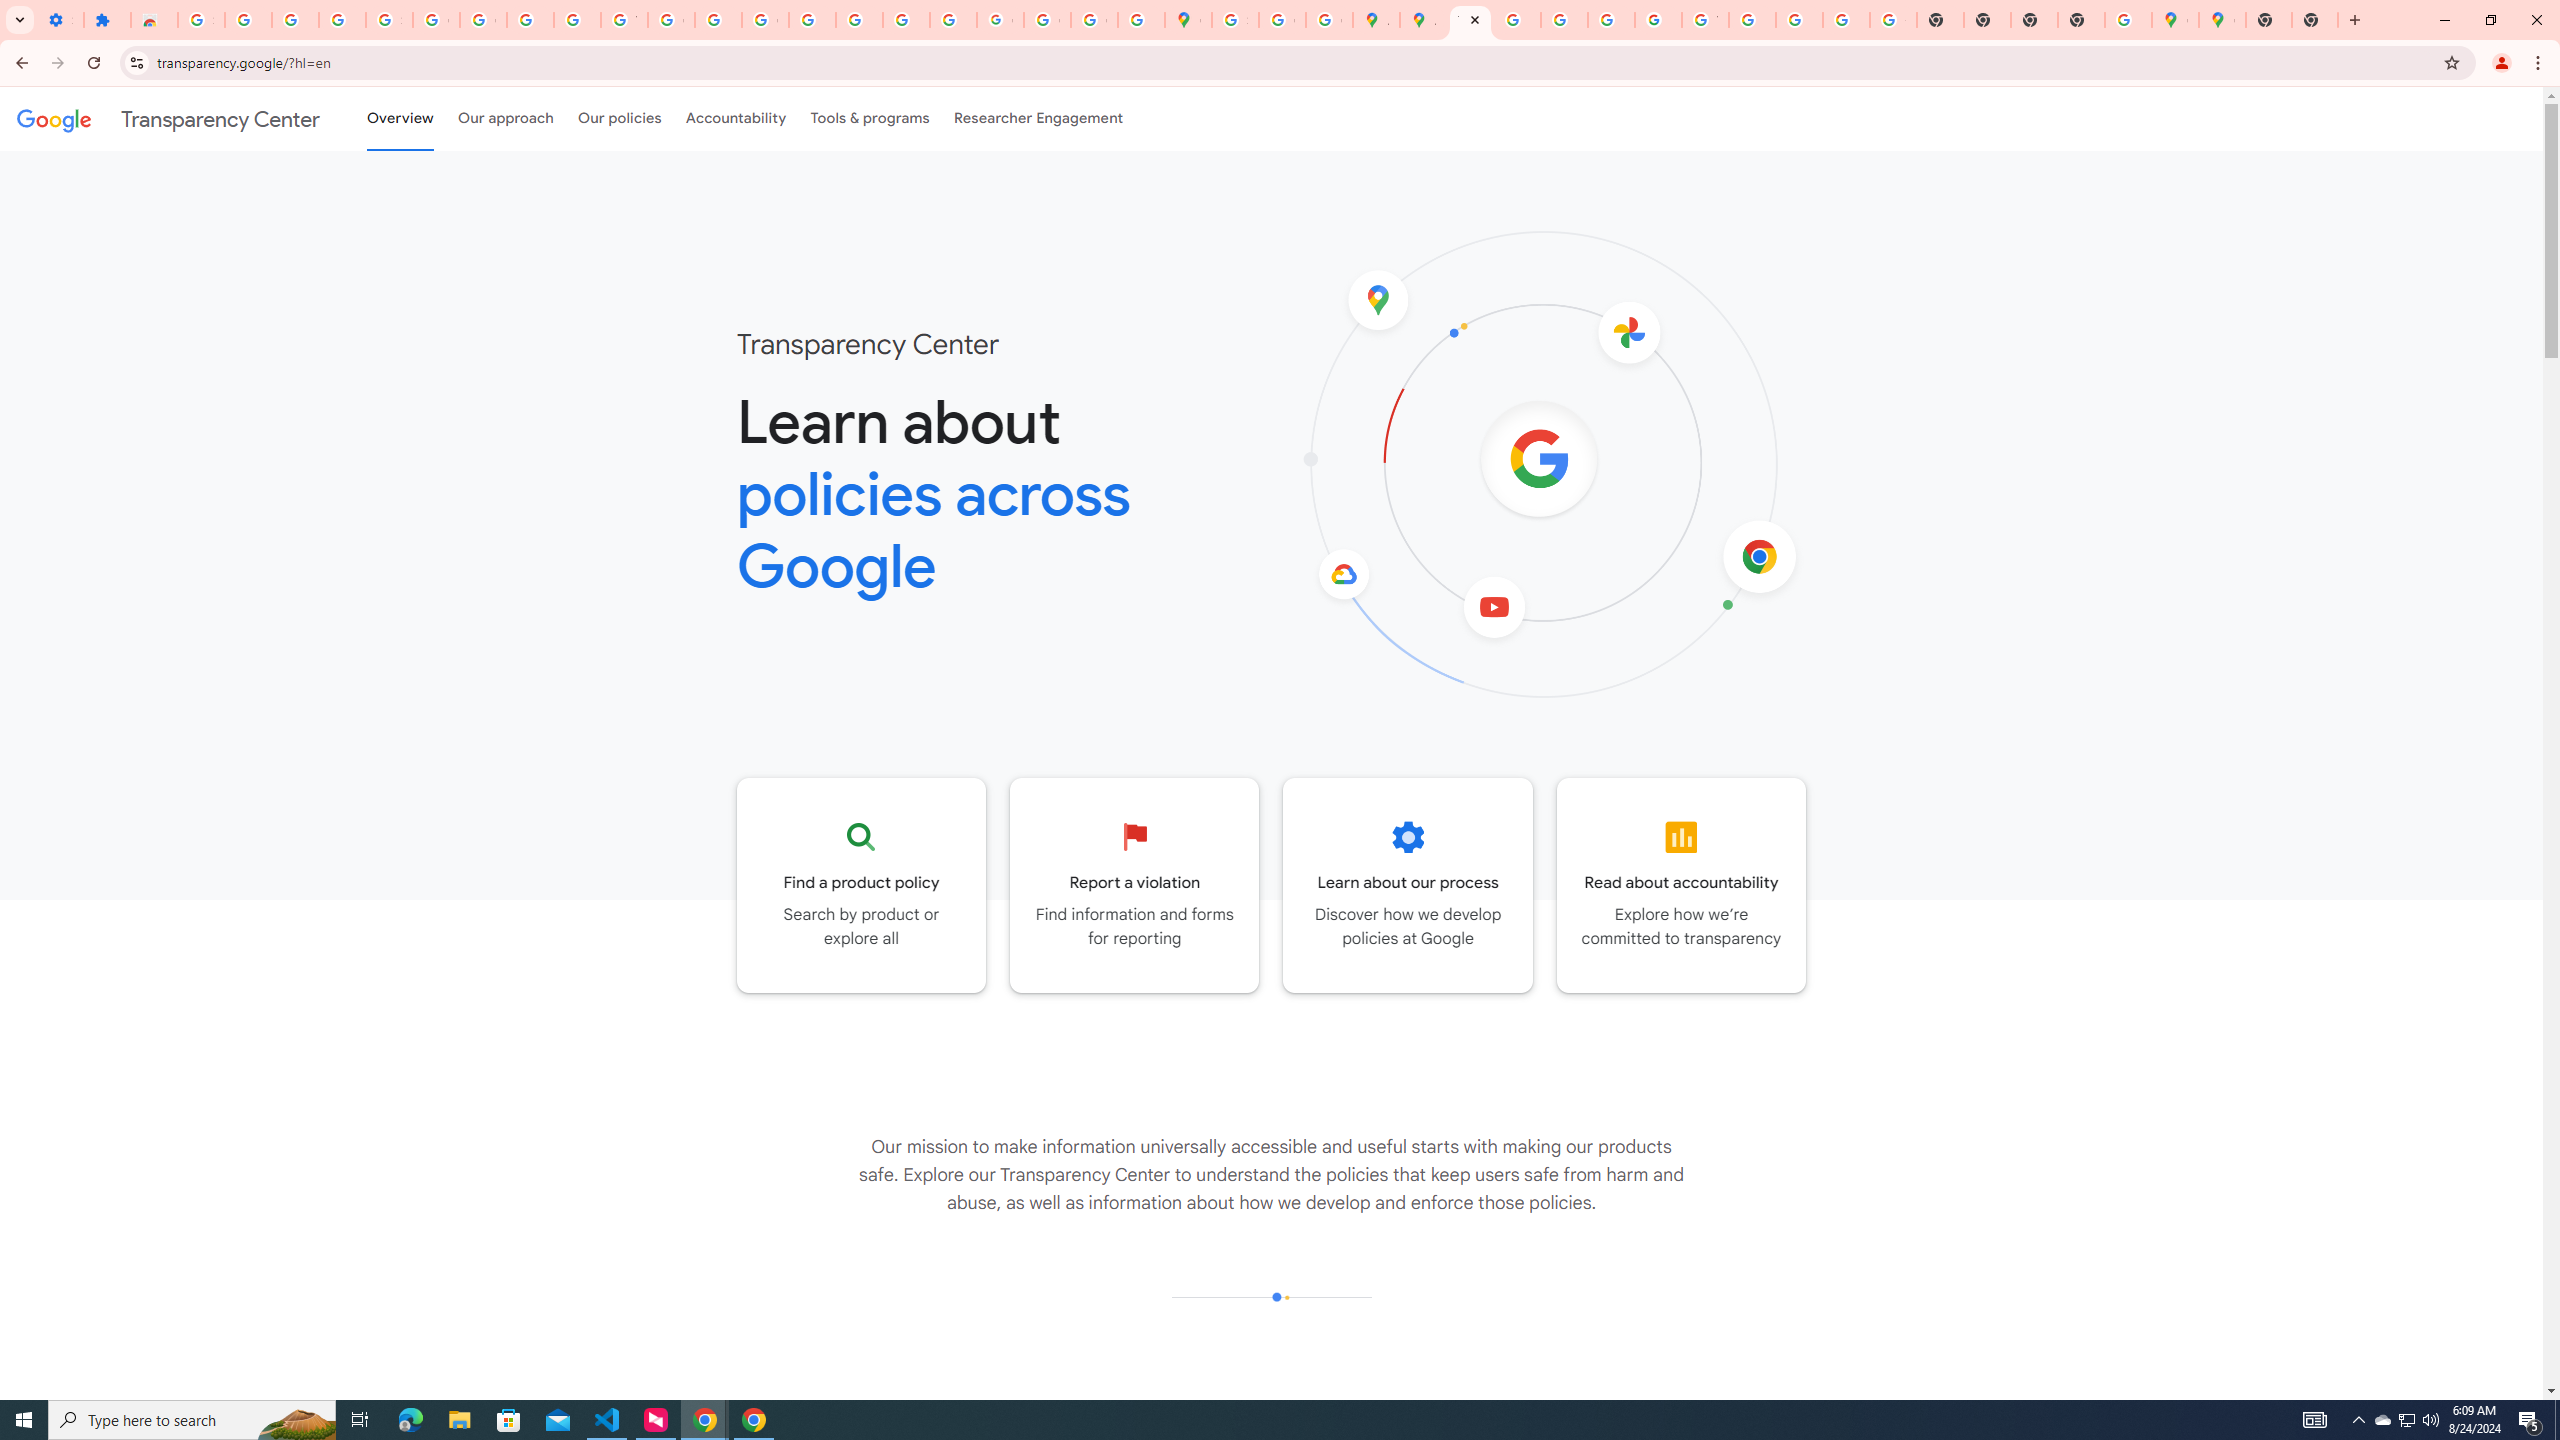 This screenshot has height=1440, width=2560. I want to click on 'Google Maps', so click(2221, 19).